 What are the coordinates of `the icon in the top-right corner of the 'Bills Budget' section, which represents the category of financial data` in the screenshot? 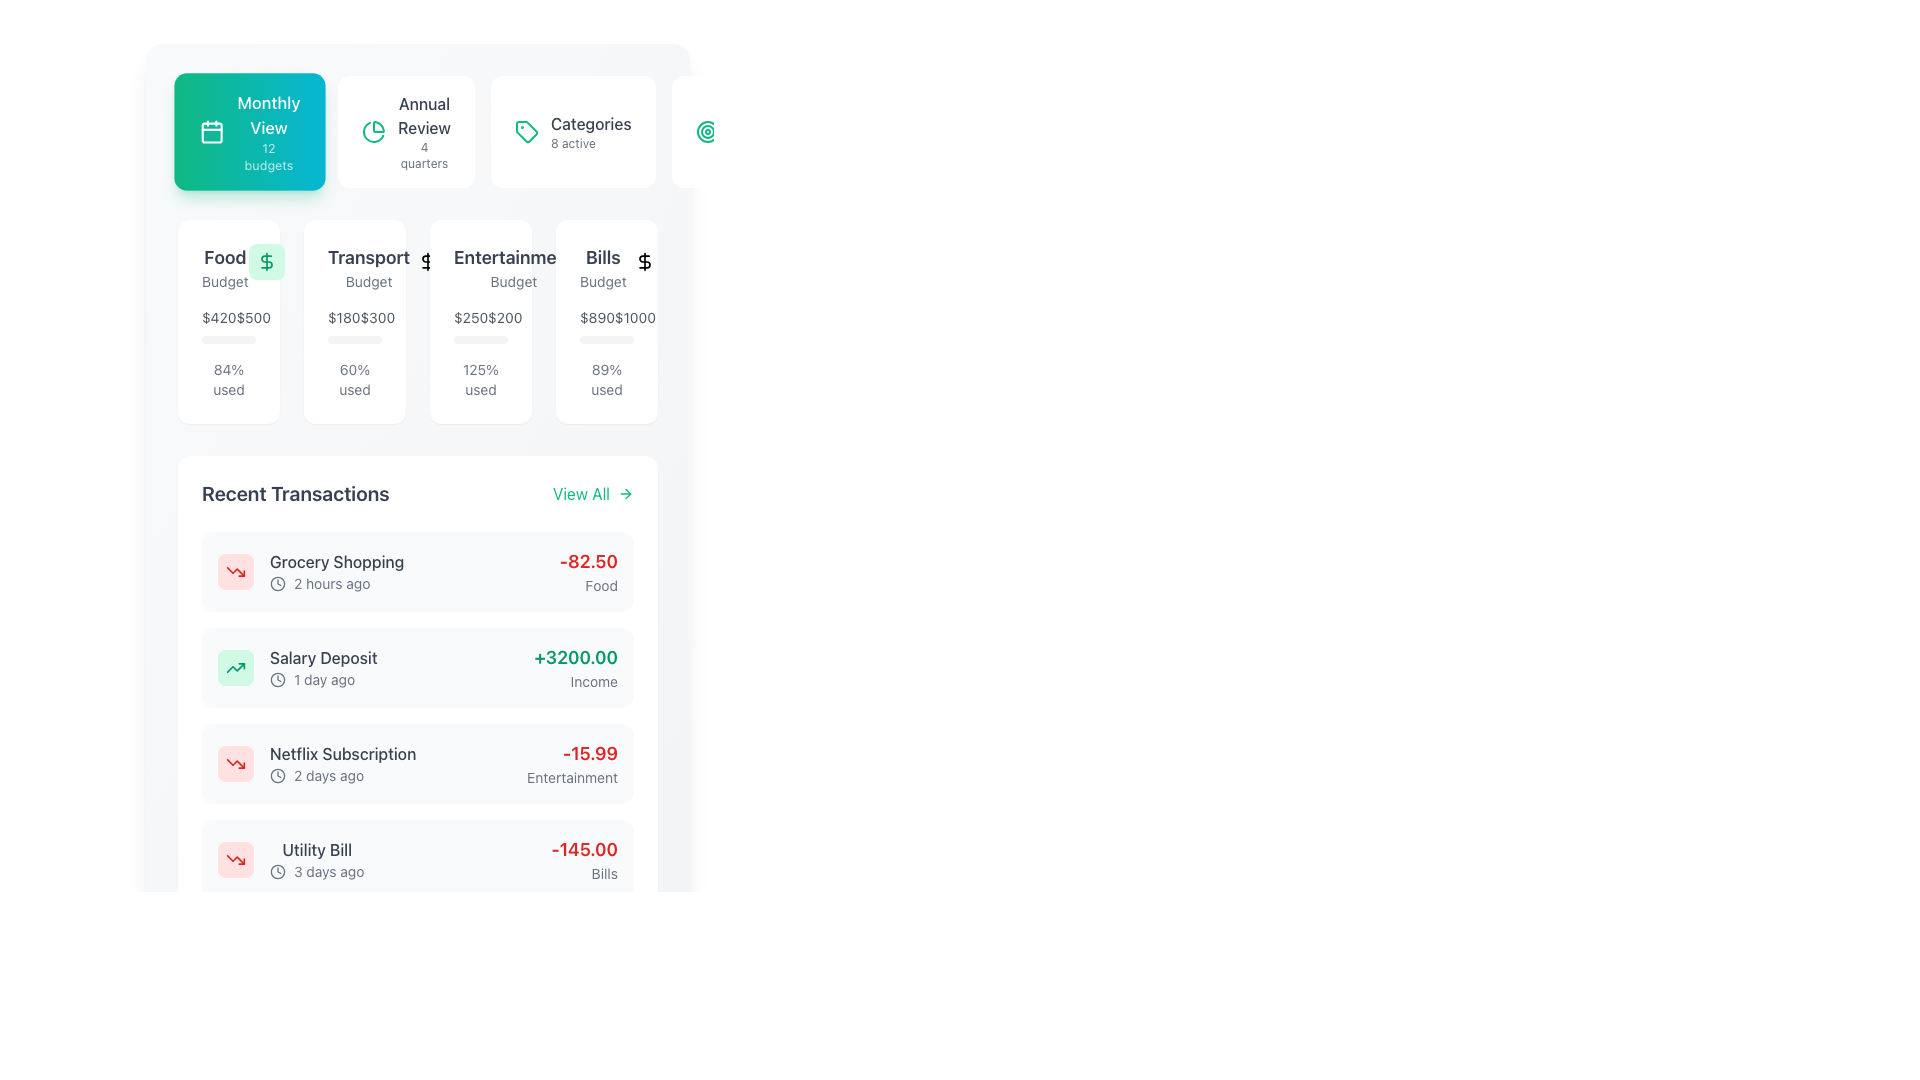 It's located at (644, 261).